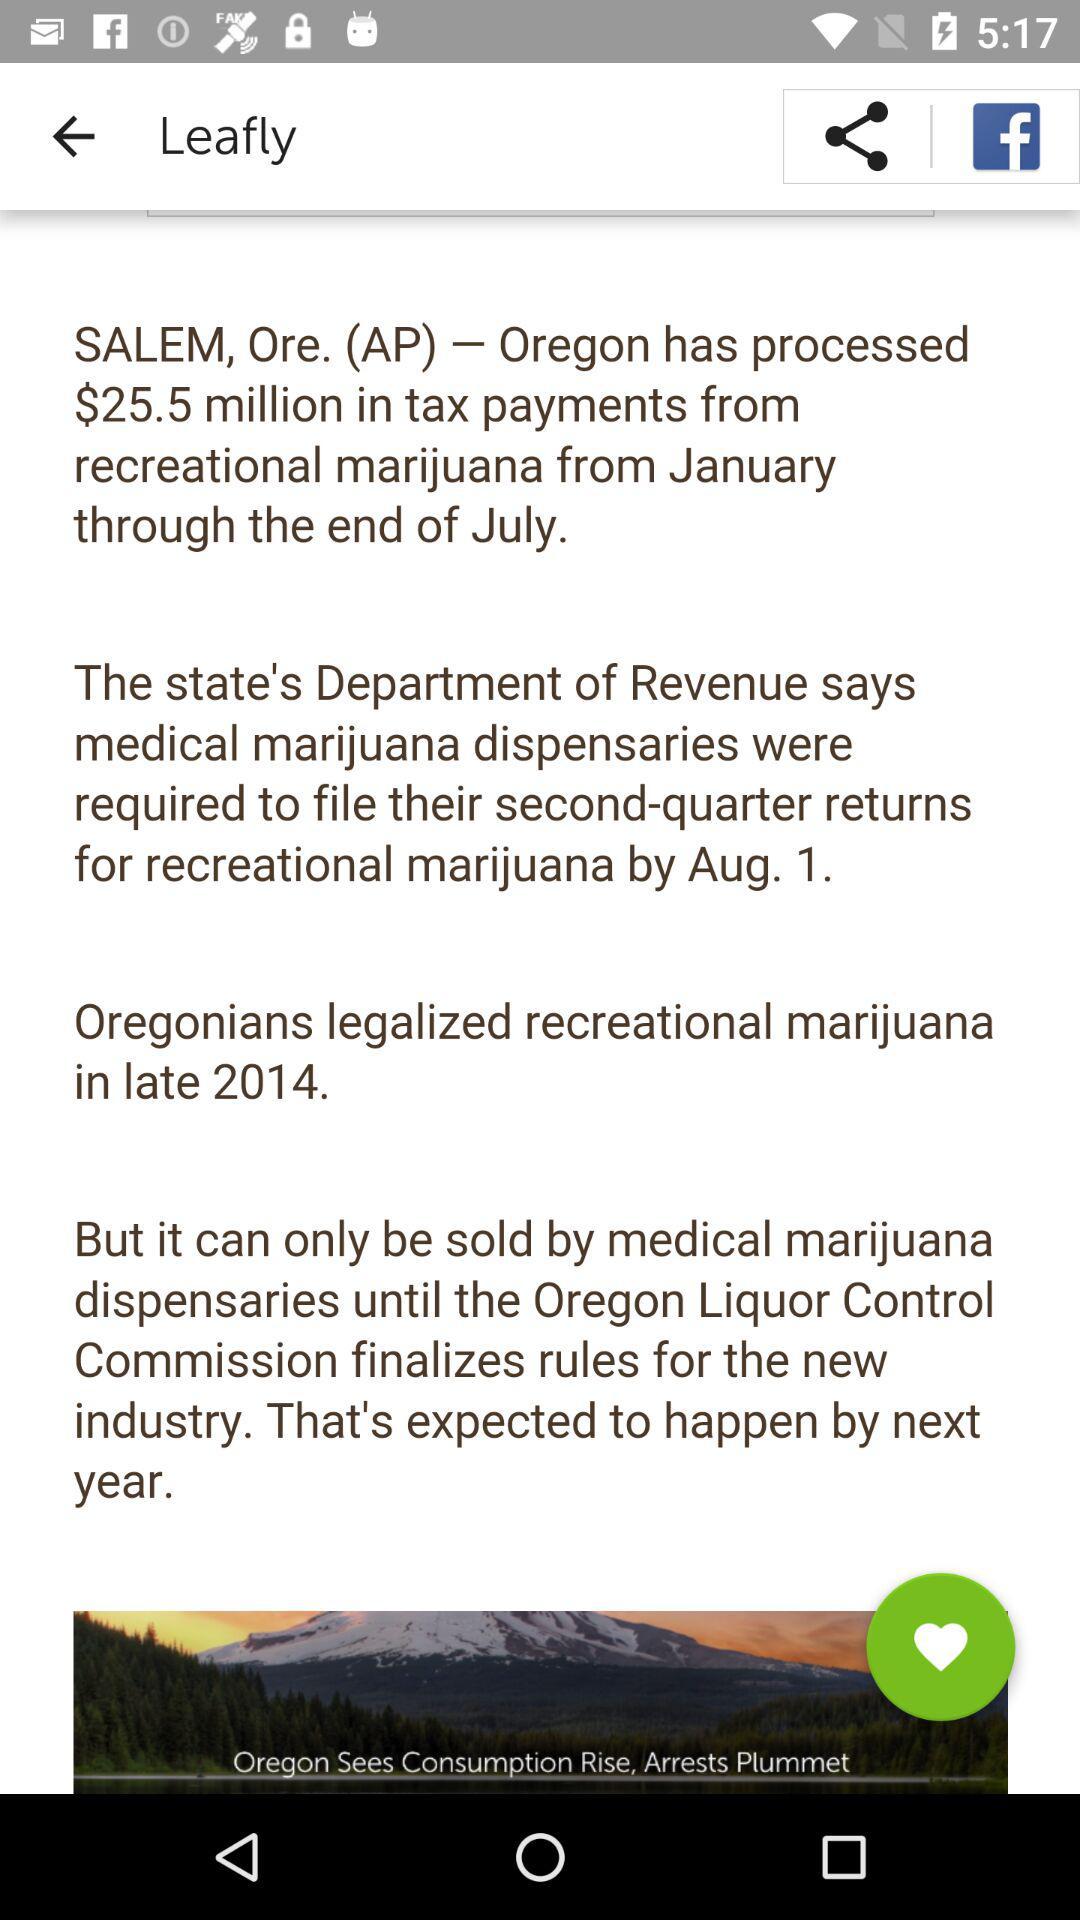  What do you see at coordinates (940, 1654) in the screenshot?
I see `the favorite icon` at bounding box center [940, 1654].